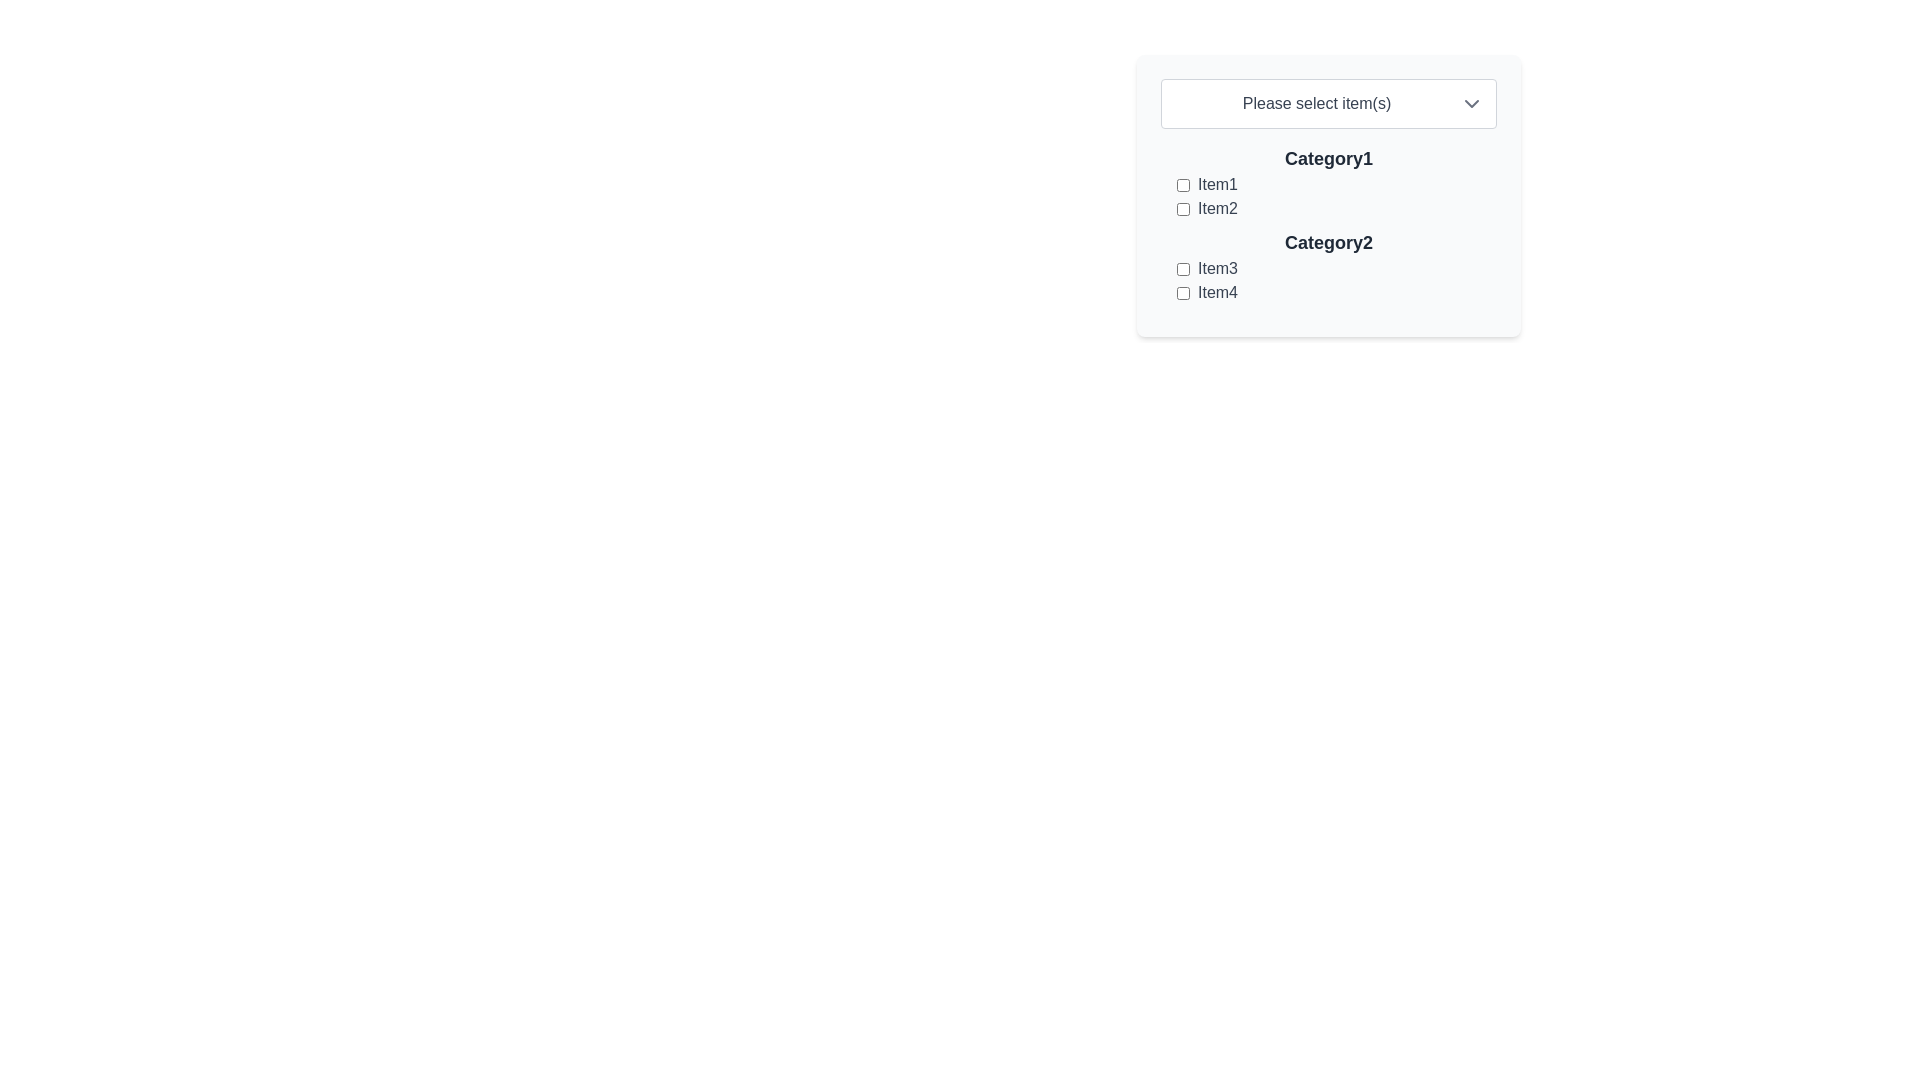 This screenshot has height=1080, width=1920. I want to click on text content of the header element labeled 'Category1', which is prominently displayed in bold and dark gray color under the dropdown 'Please select item(s)', so click(1329, 157).